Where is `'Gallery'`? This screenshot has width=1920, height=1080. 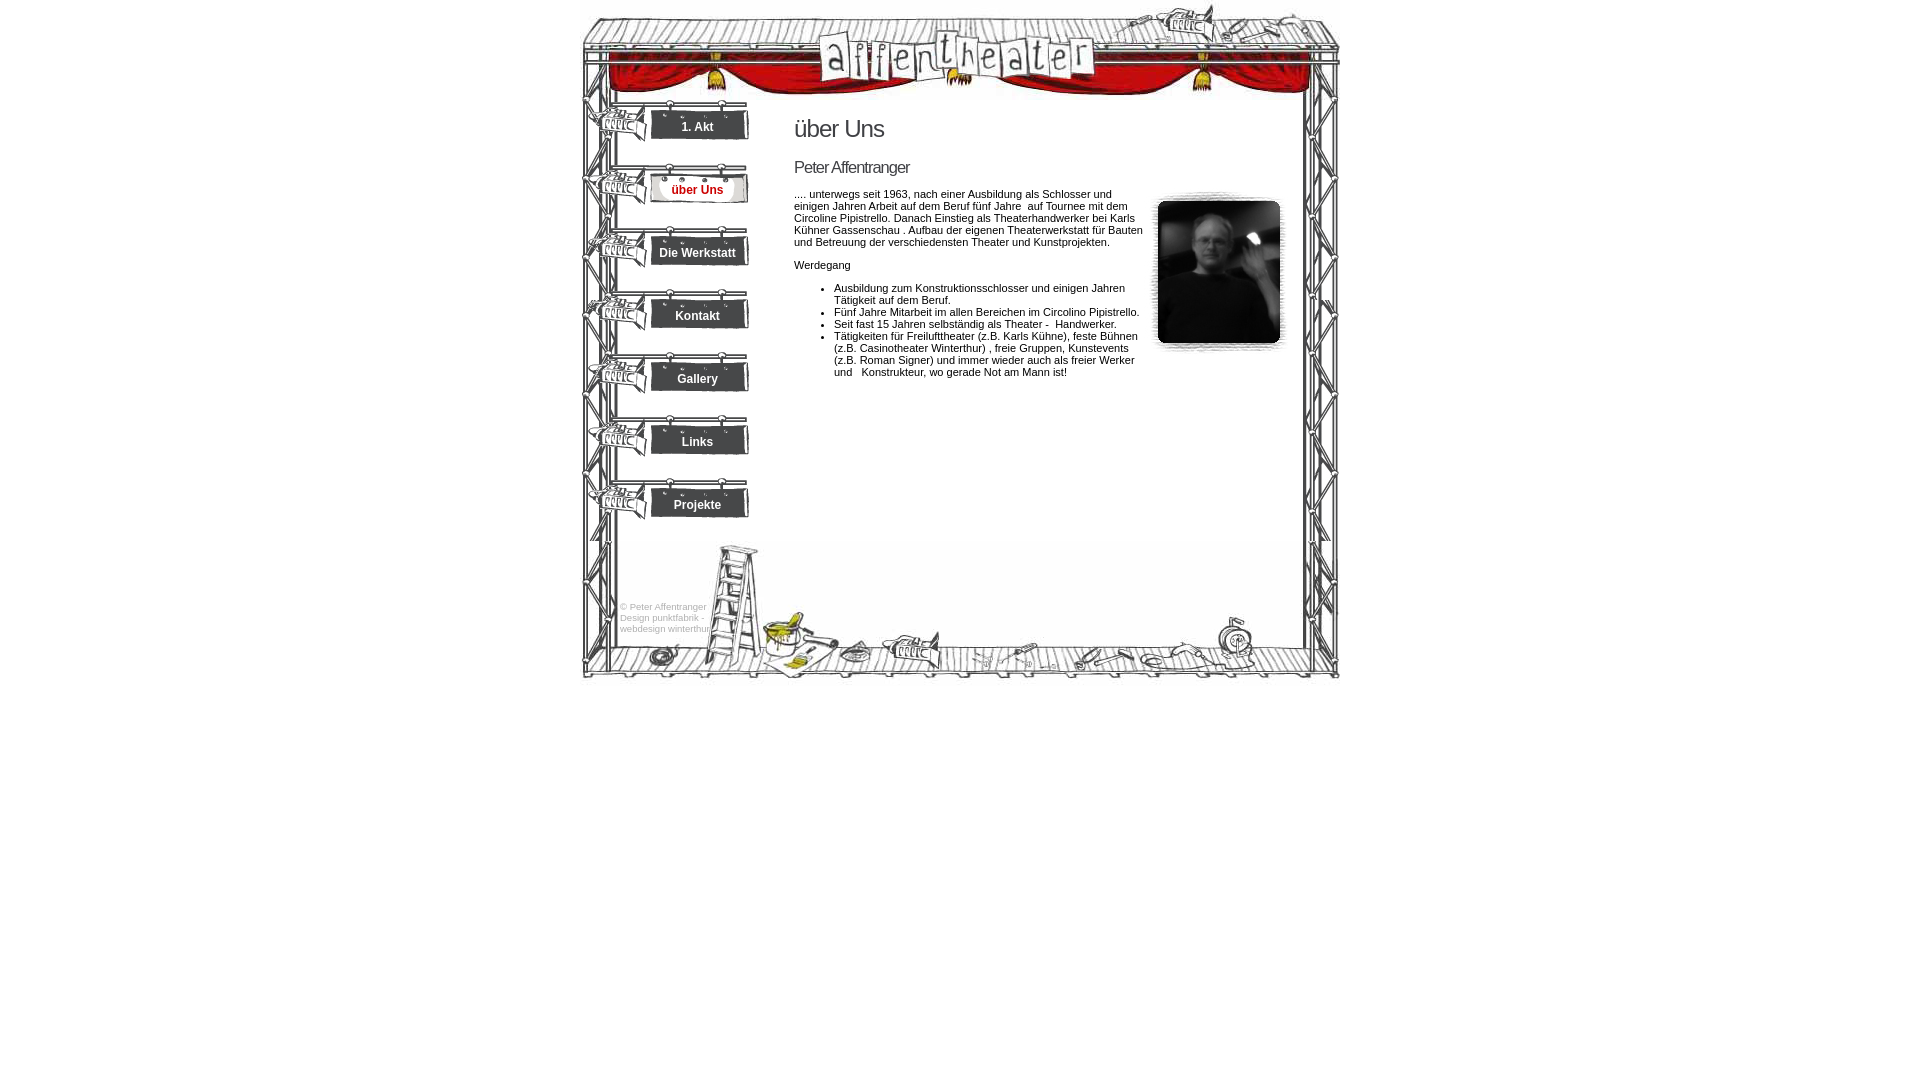 'Gallery' is located at coordinates (668, 383).